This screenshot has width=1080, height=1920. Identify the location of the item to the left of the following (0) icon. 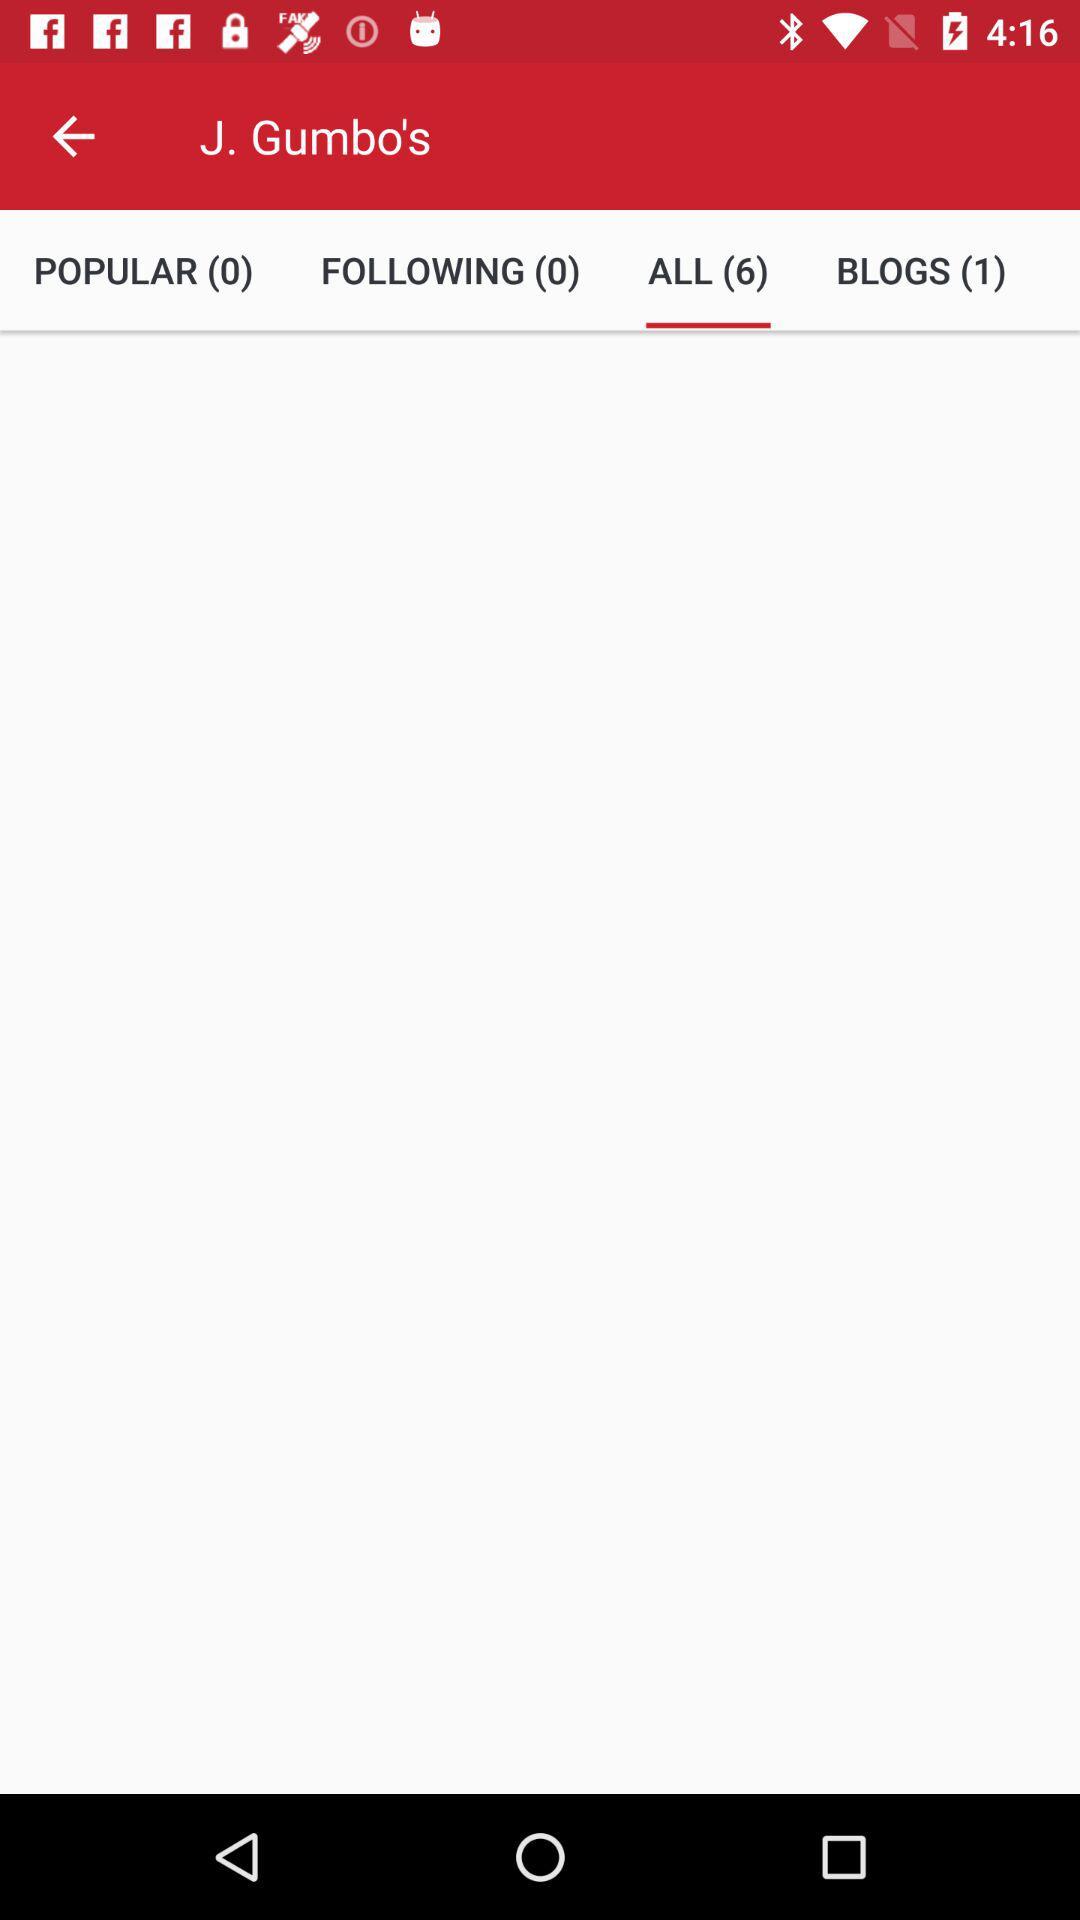
(142, 269).